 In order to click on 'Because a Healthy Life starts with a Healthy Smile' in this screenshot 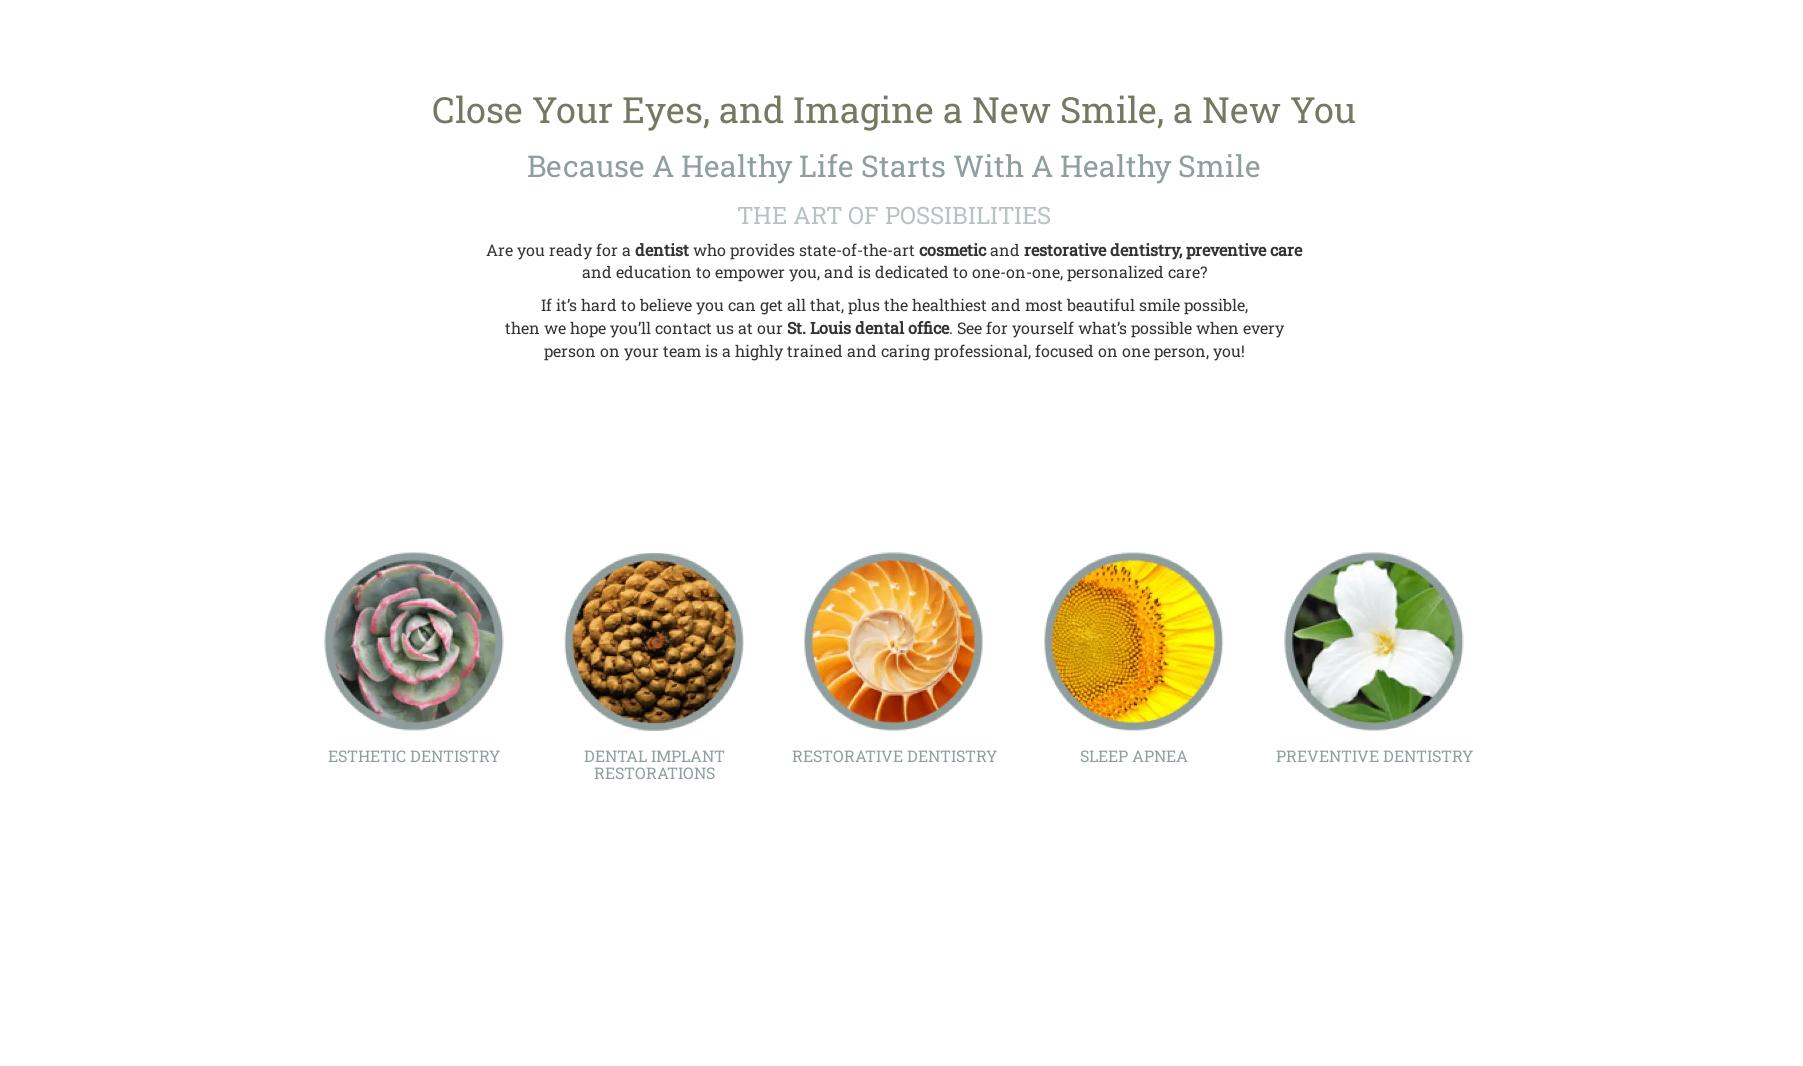, I will do `click(526, 164)`.